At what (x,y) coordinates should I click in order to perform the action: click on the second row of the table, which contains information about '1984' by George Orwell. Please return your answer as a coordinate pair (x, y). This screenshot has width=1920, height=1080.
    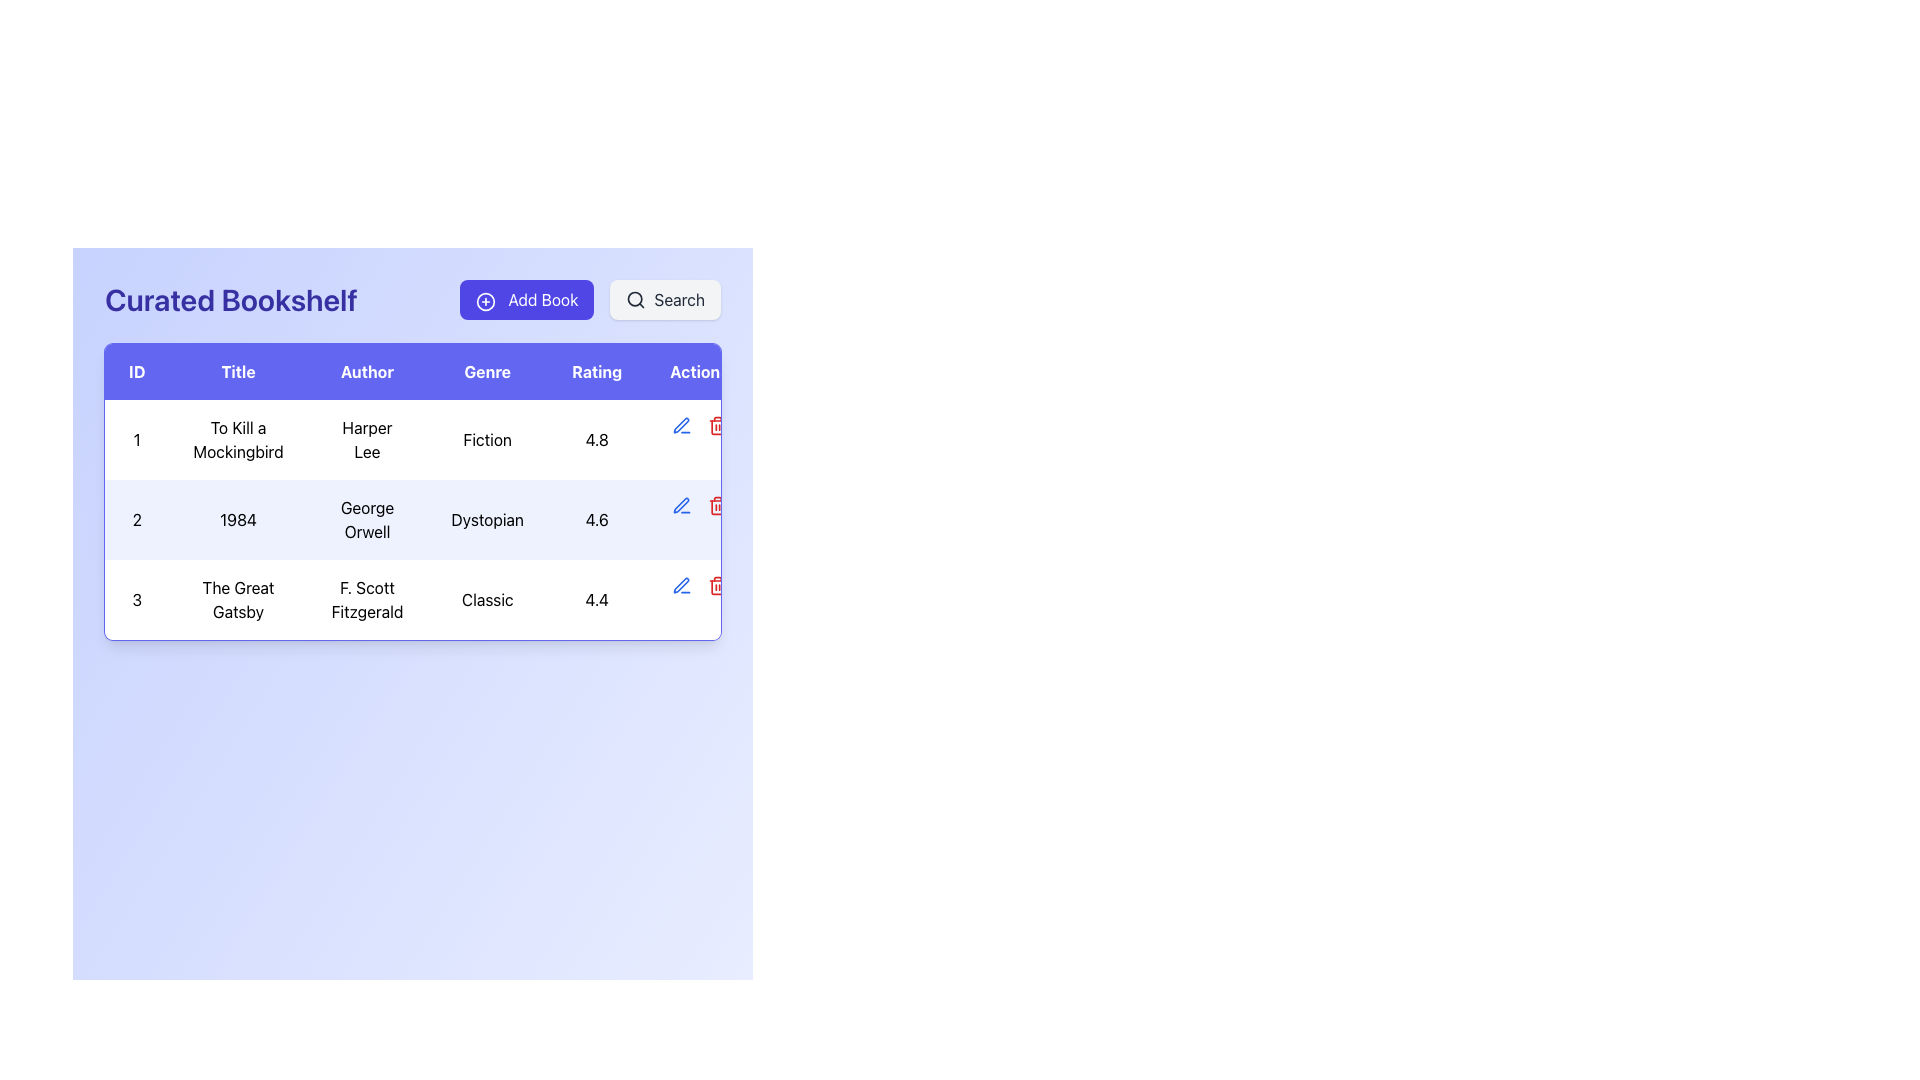
    Looking at the image, I should click on (427, 519).